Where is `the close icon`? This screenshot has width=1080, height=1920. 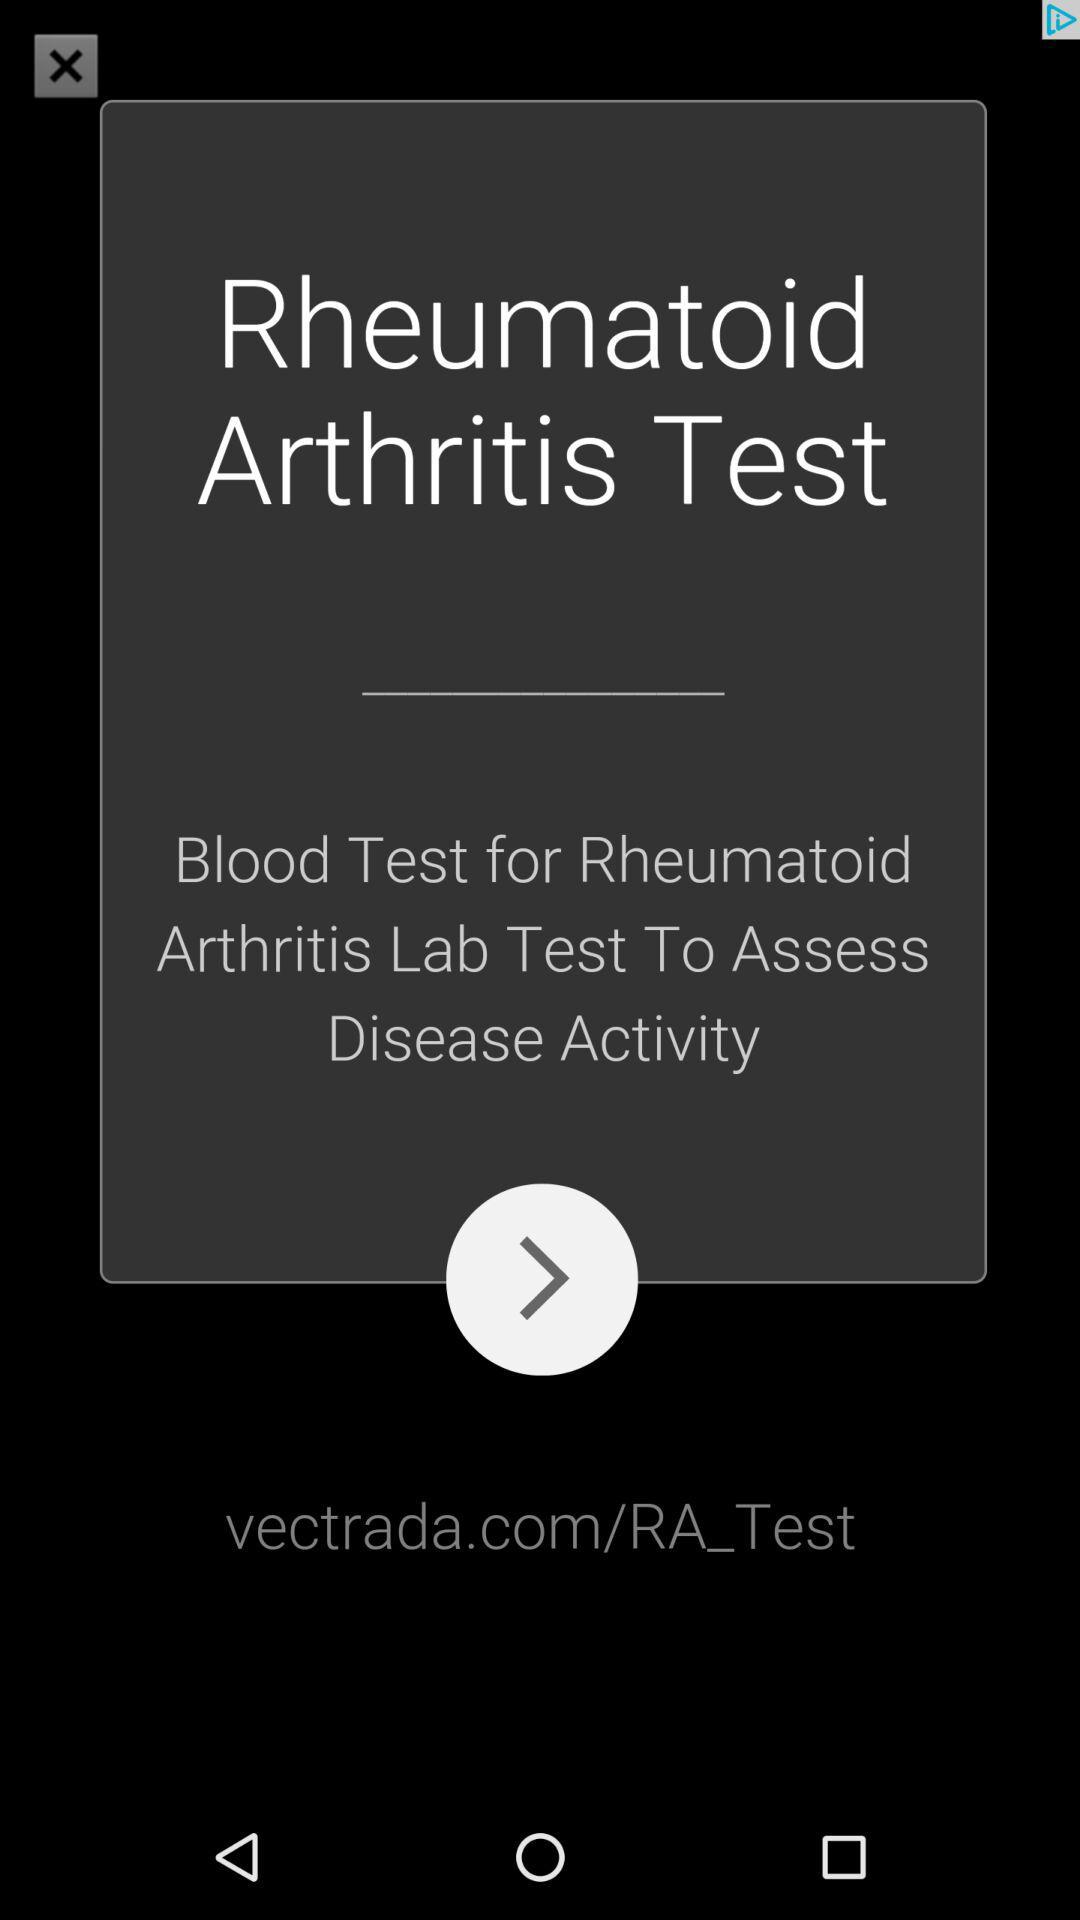
the close icon is located at coordinates (64, 70).